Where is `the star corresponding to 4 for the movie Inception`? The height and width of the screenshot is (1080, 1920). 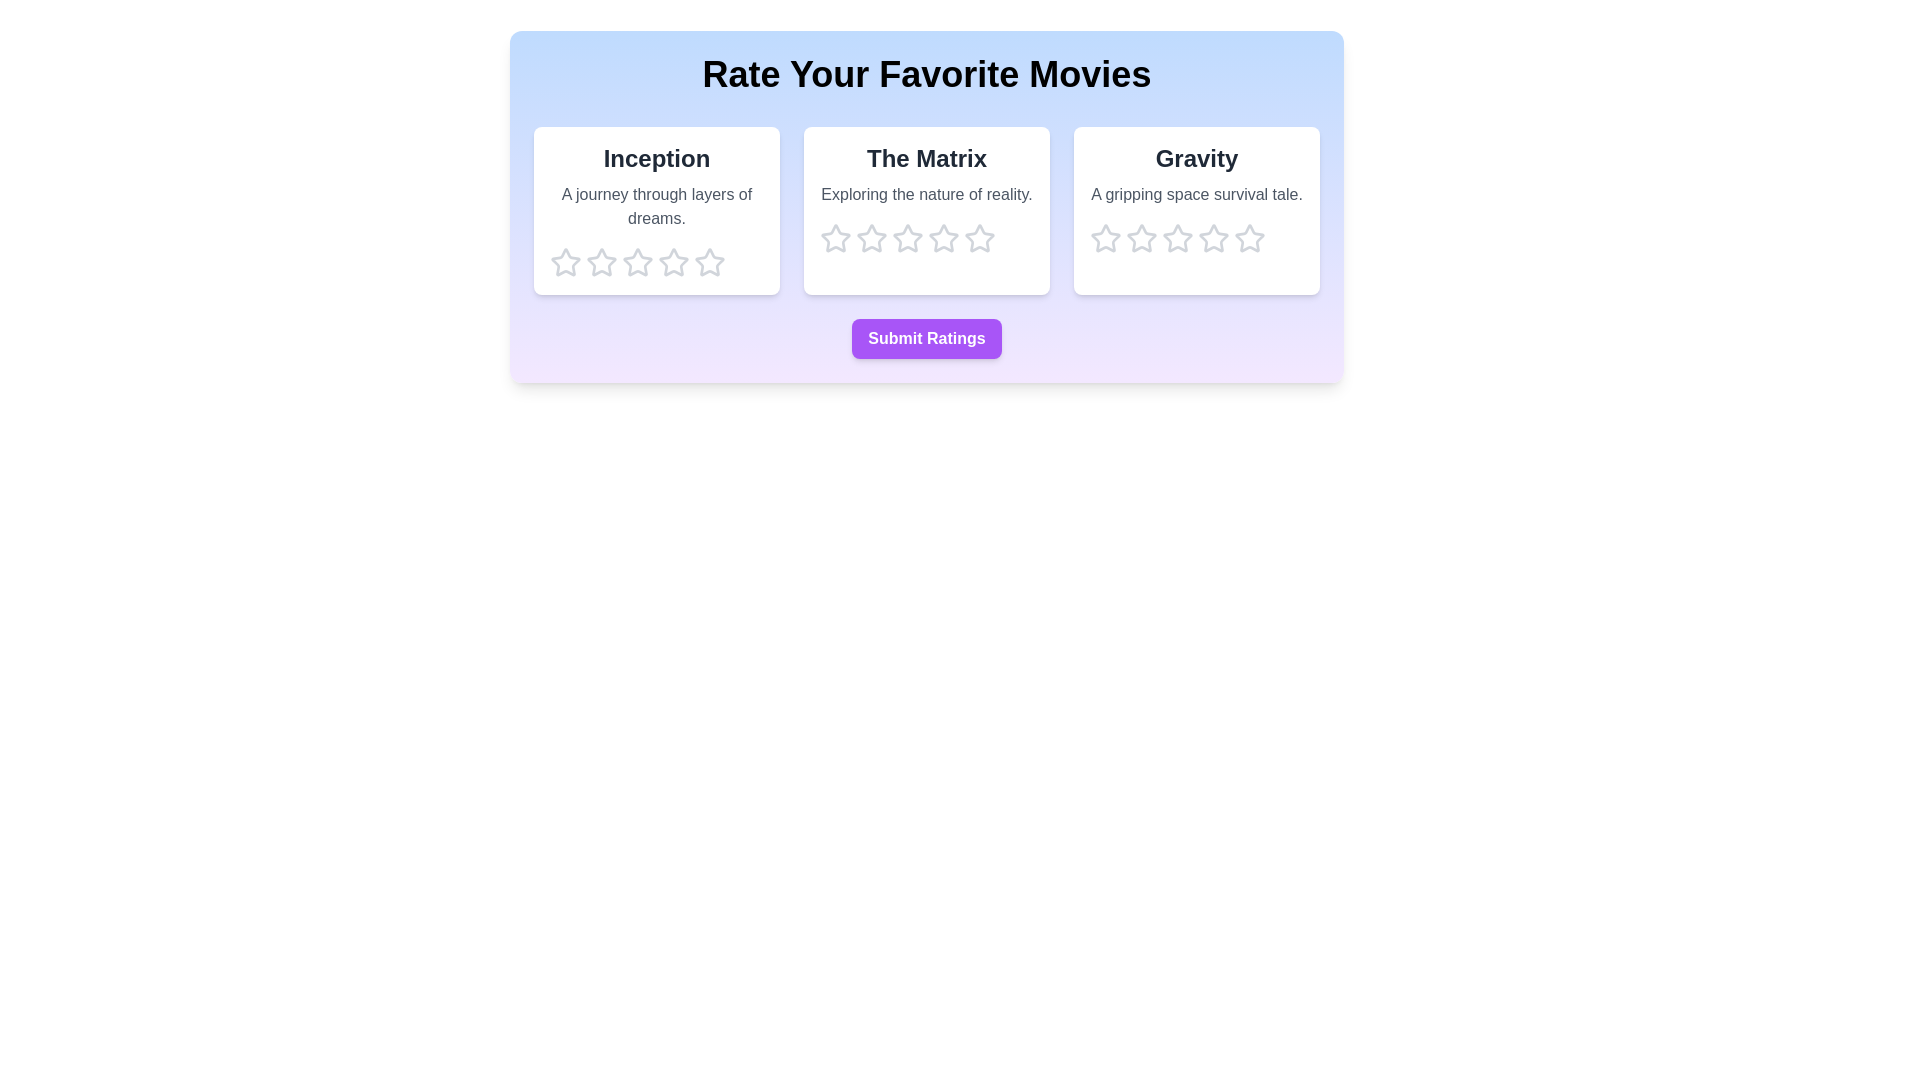 the star corresponding to 4 for the movie Inception is located at coordinates (673, 261).